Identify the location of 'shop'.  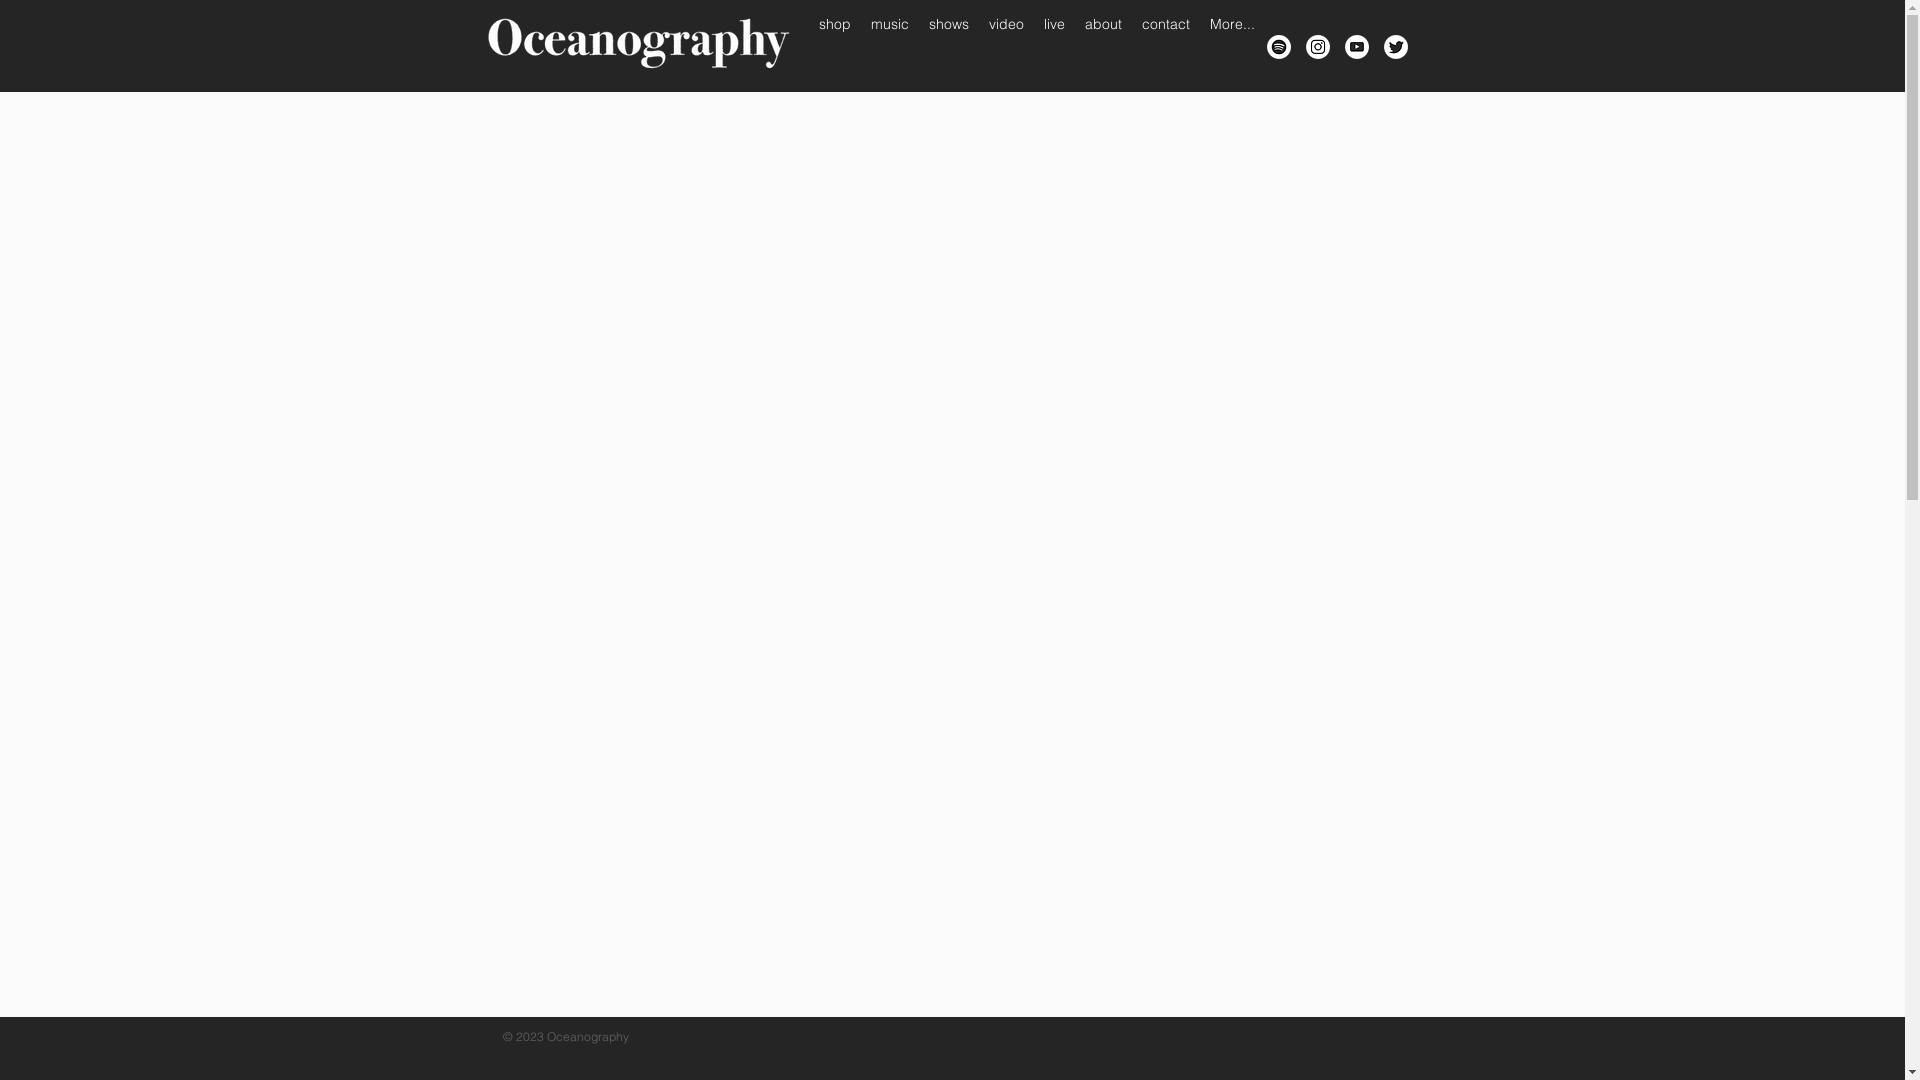
(834, 45).